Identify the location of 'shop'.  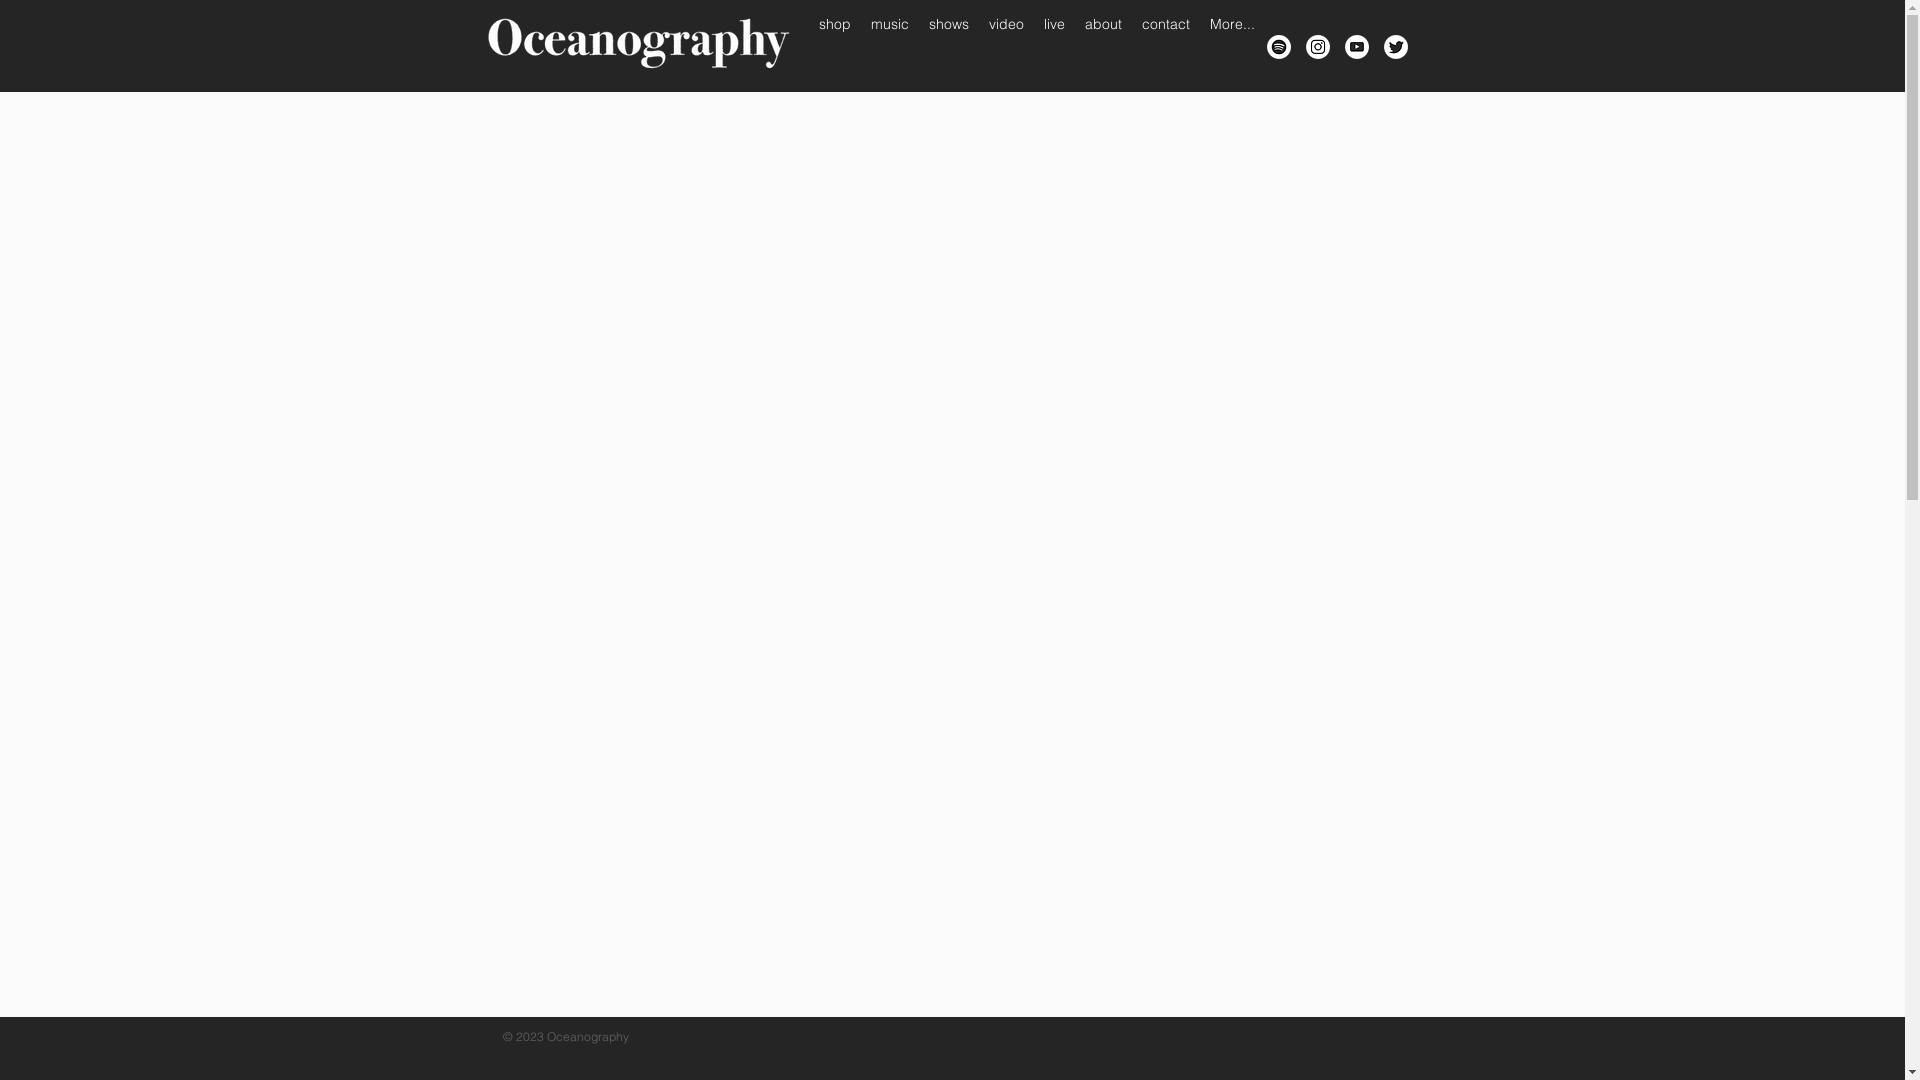
(834, 45).